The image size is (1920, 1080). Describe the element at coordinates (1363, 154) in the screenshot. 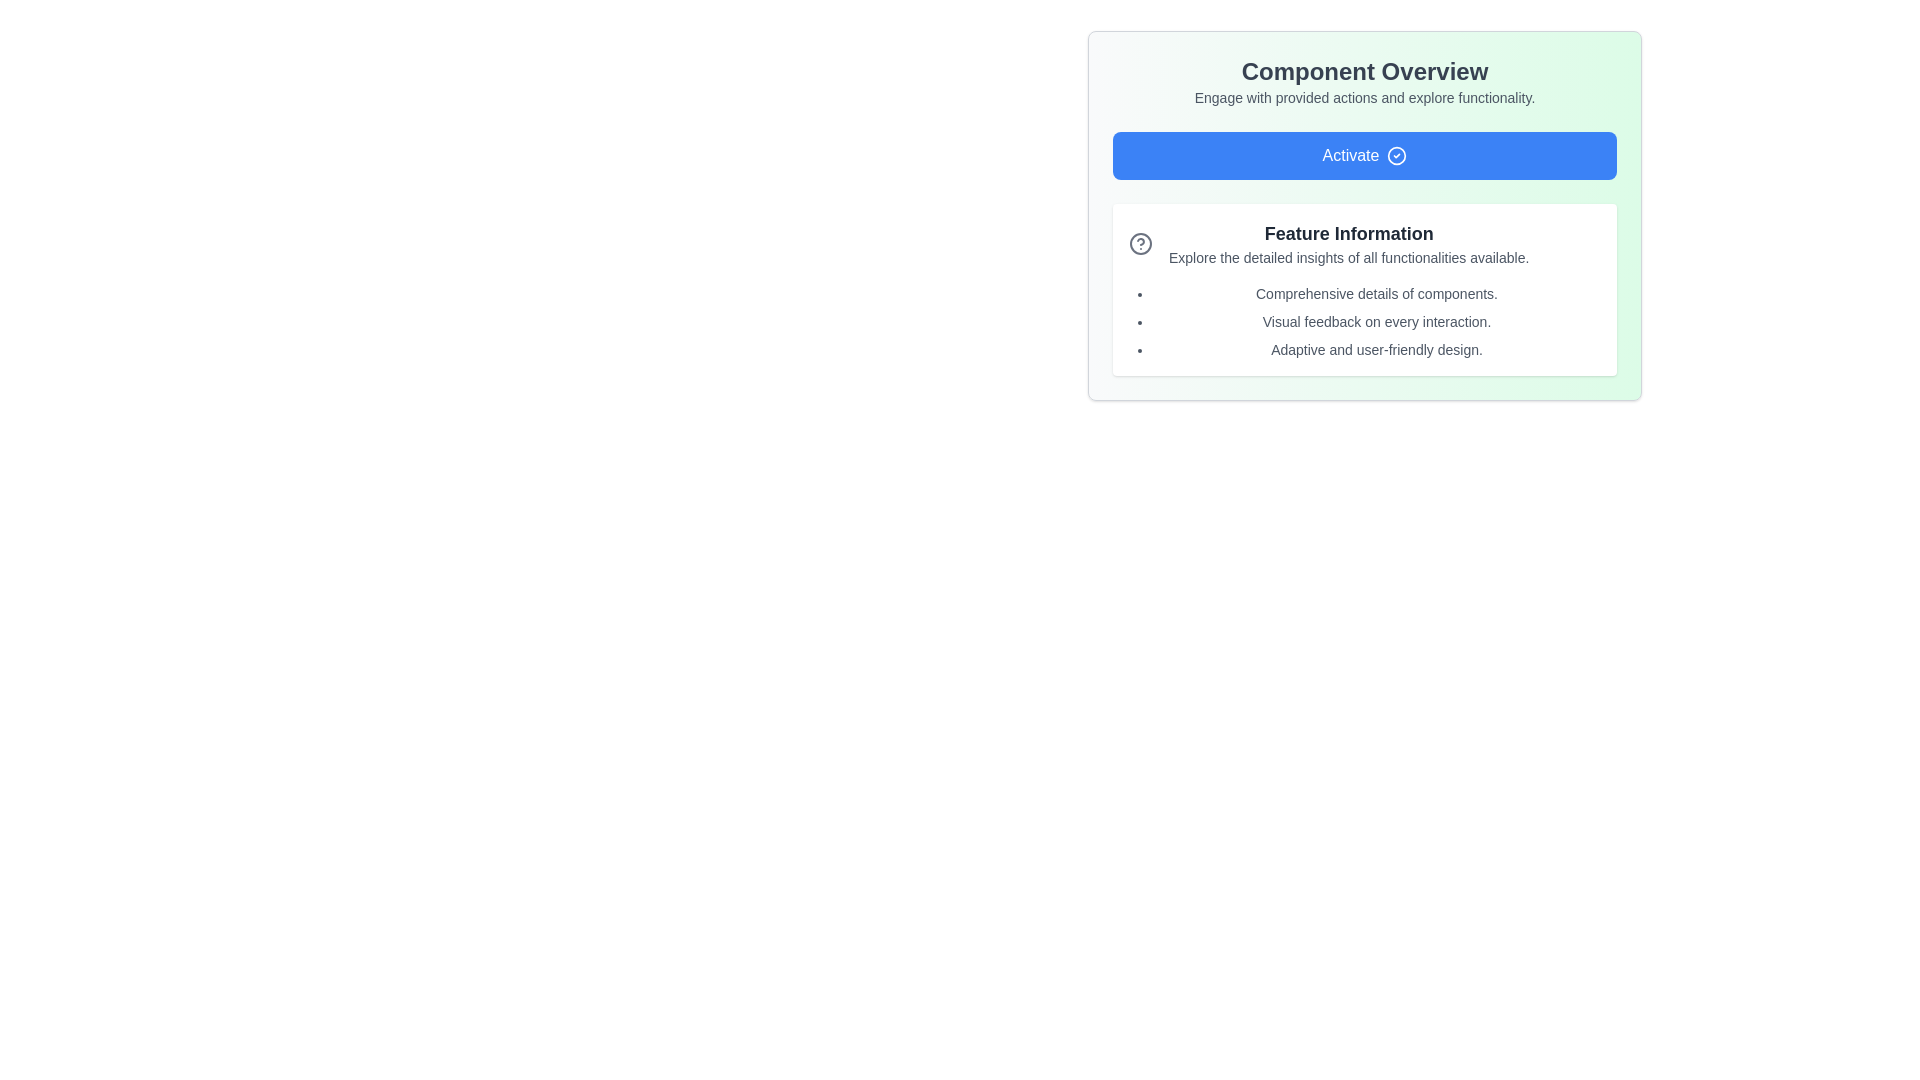

I see `the button located below the 'Component Overview' heading` at that location.